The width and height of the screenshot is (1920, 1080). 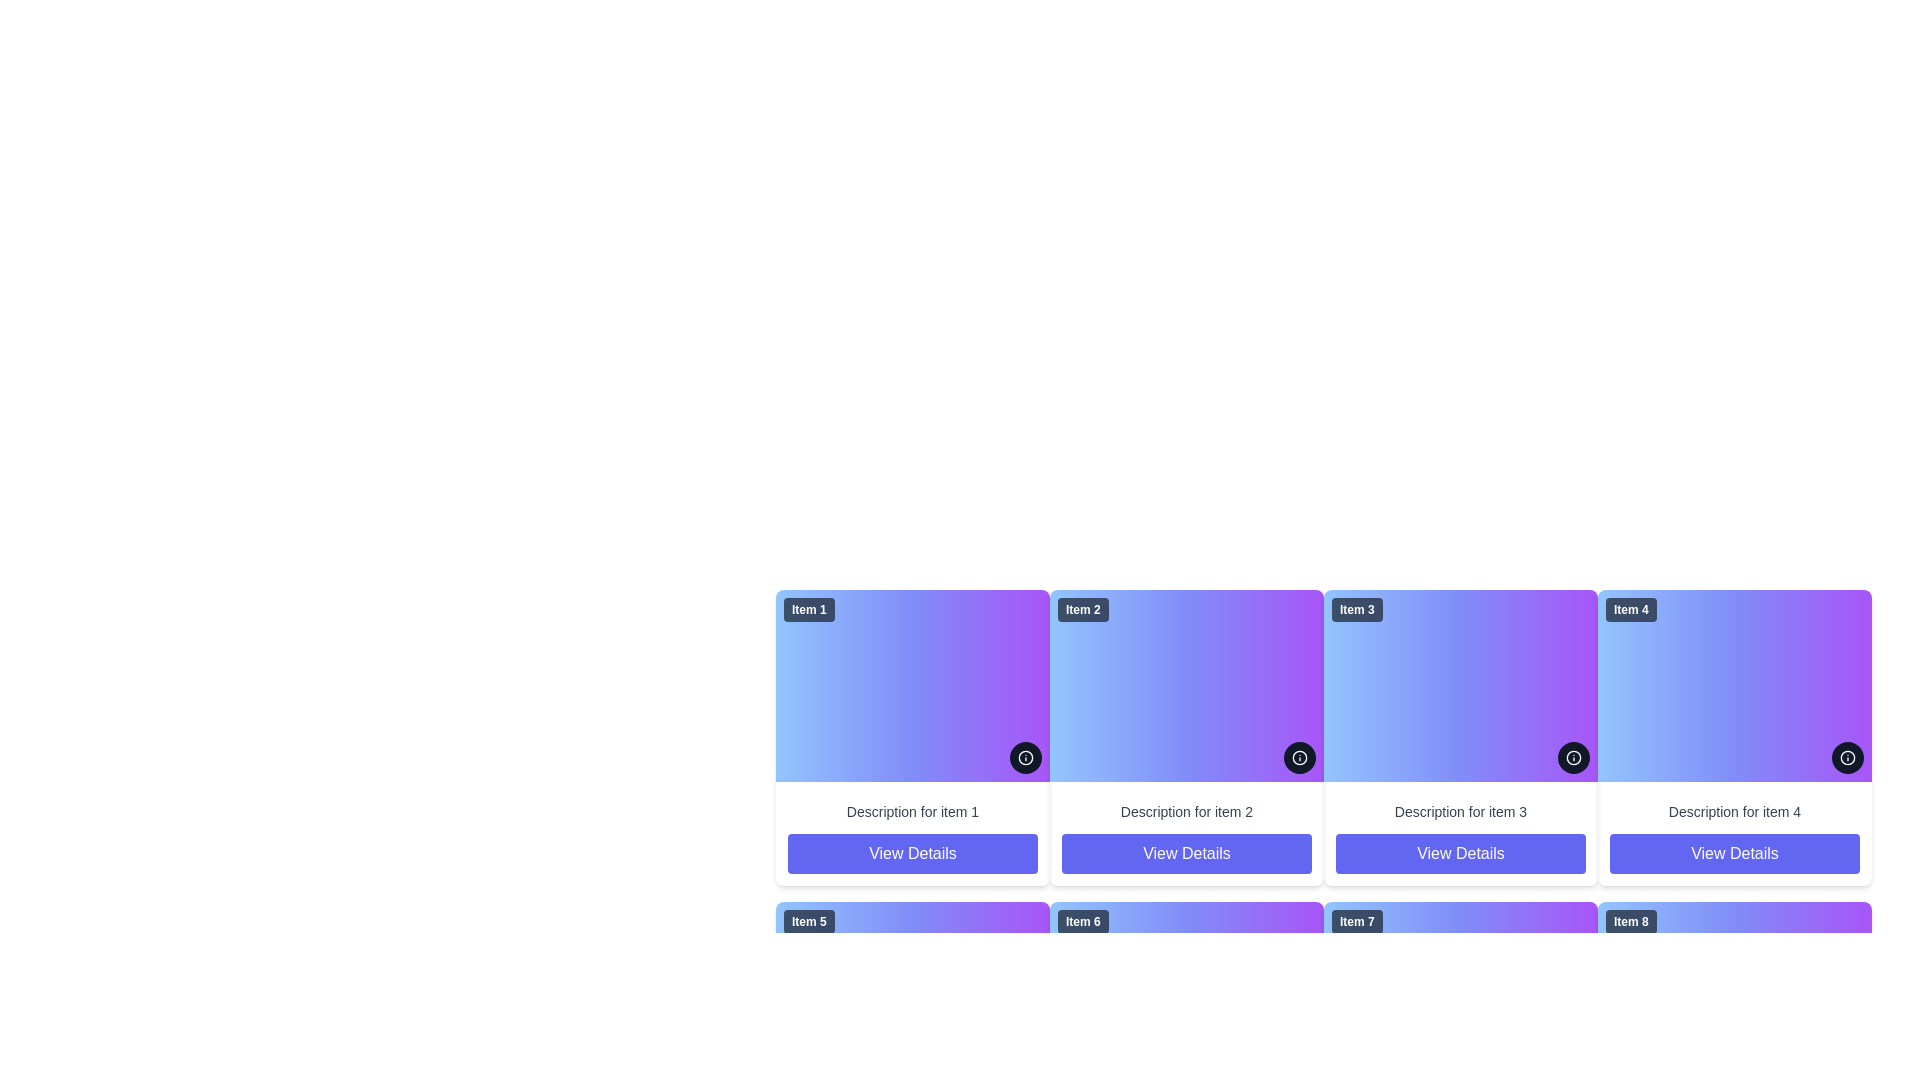 What do you see at coordinates (1847, 758) in the screenshot?
I see `the information icon button, which is a white 'i' on a dark circular background, located in the bottom-right corner of the card labeled 'Item 4'` at bounding box center [1847, 758].